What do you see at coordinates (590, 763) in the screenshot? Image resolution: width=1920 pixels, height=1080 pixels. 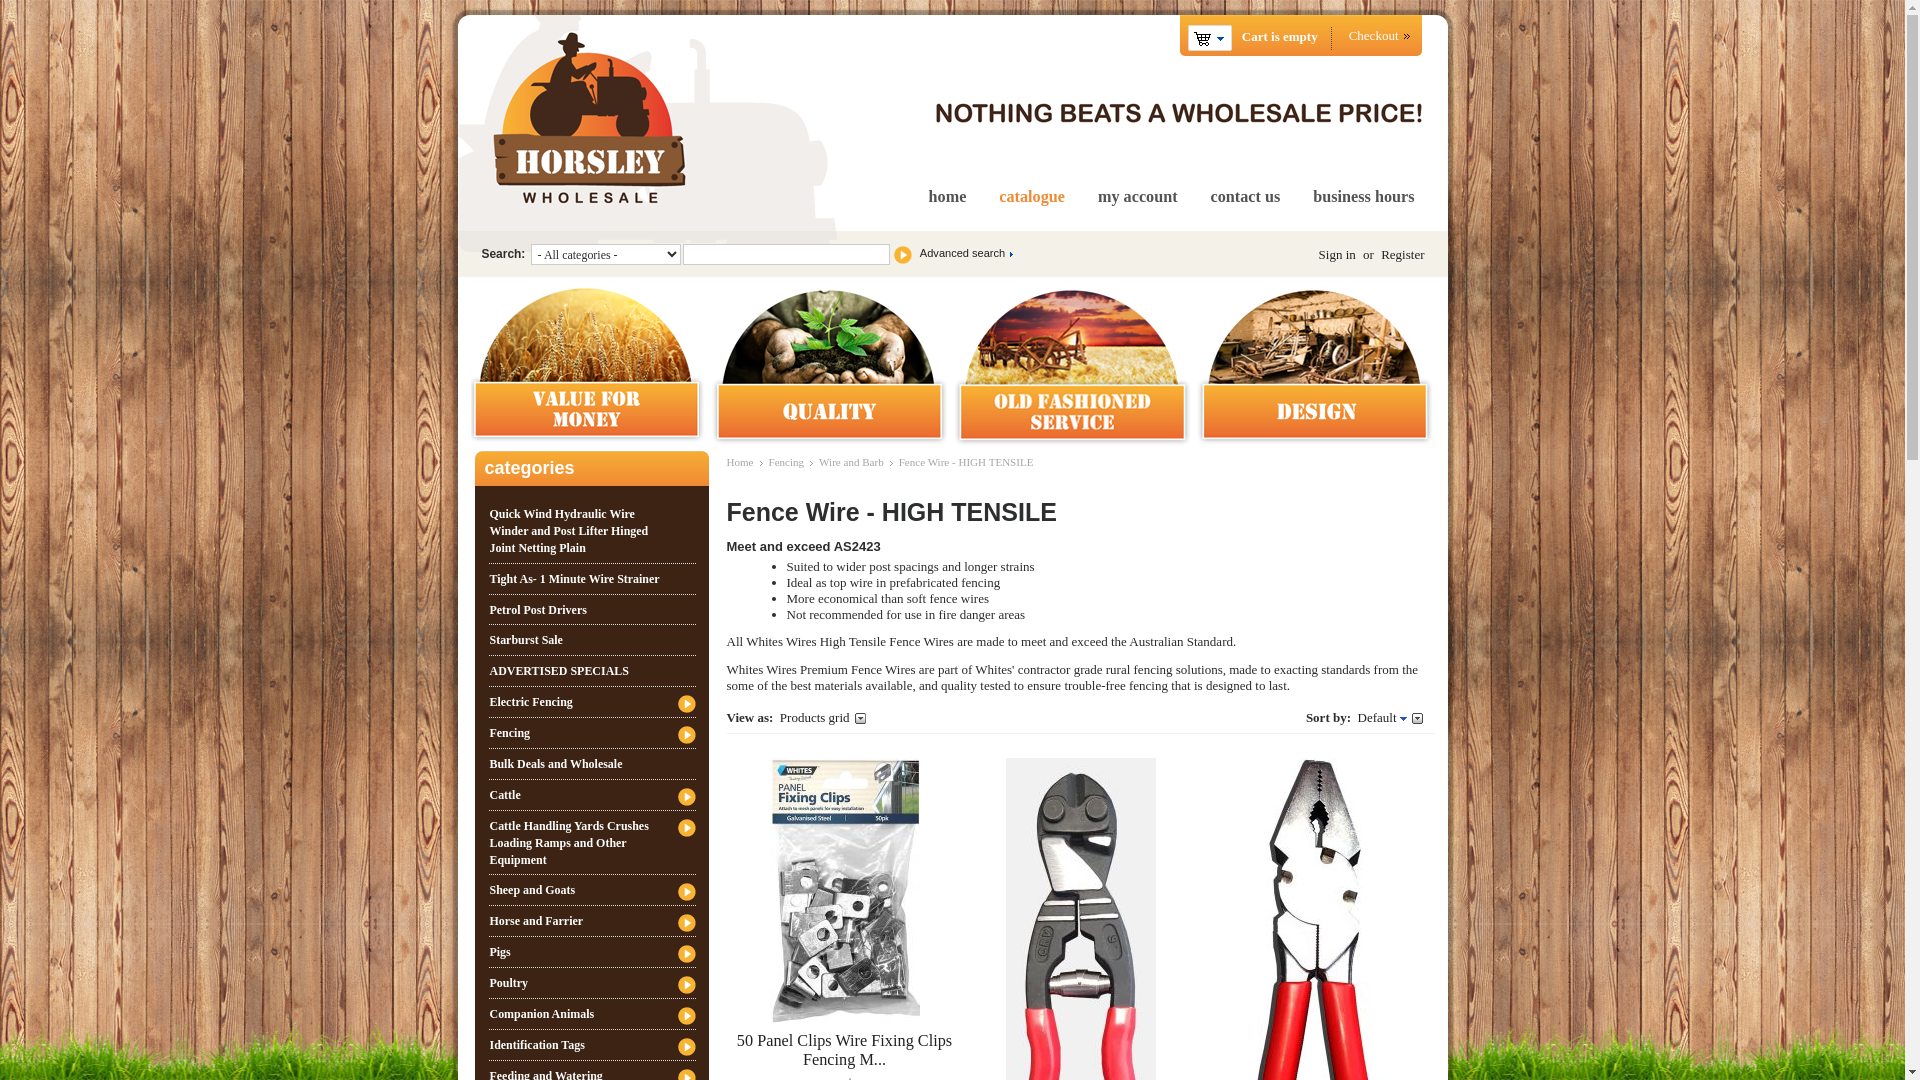 I see `'Bulk Deals and Wholesale'` at bounding box center [590, 763].